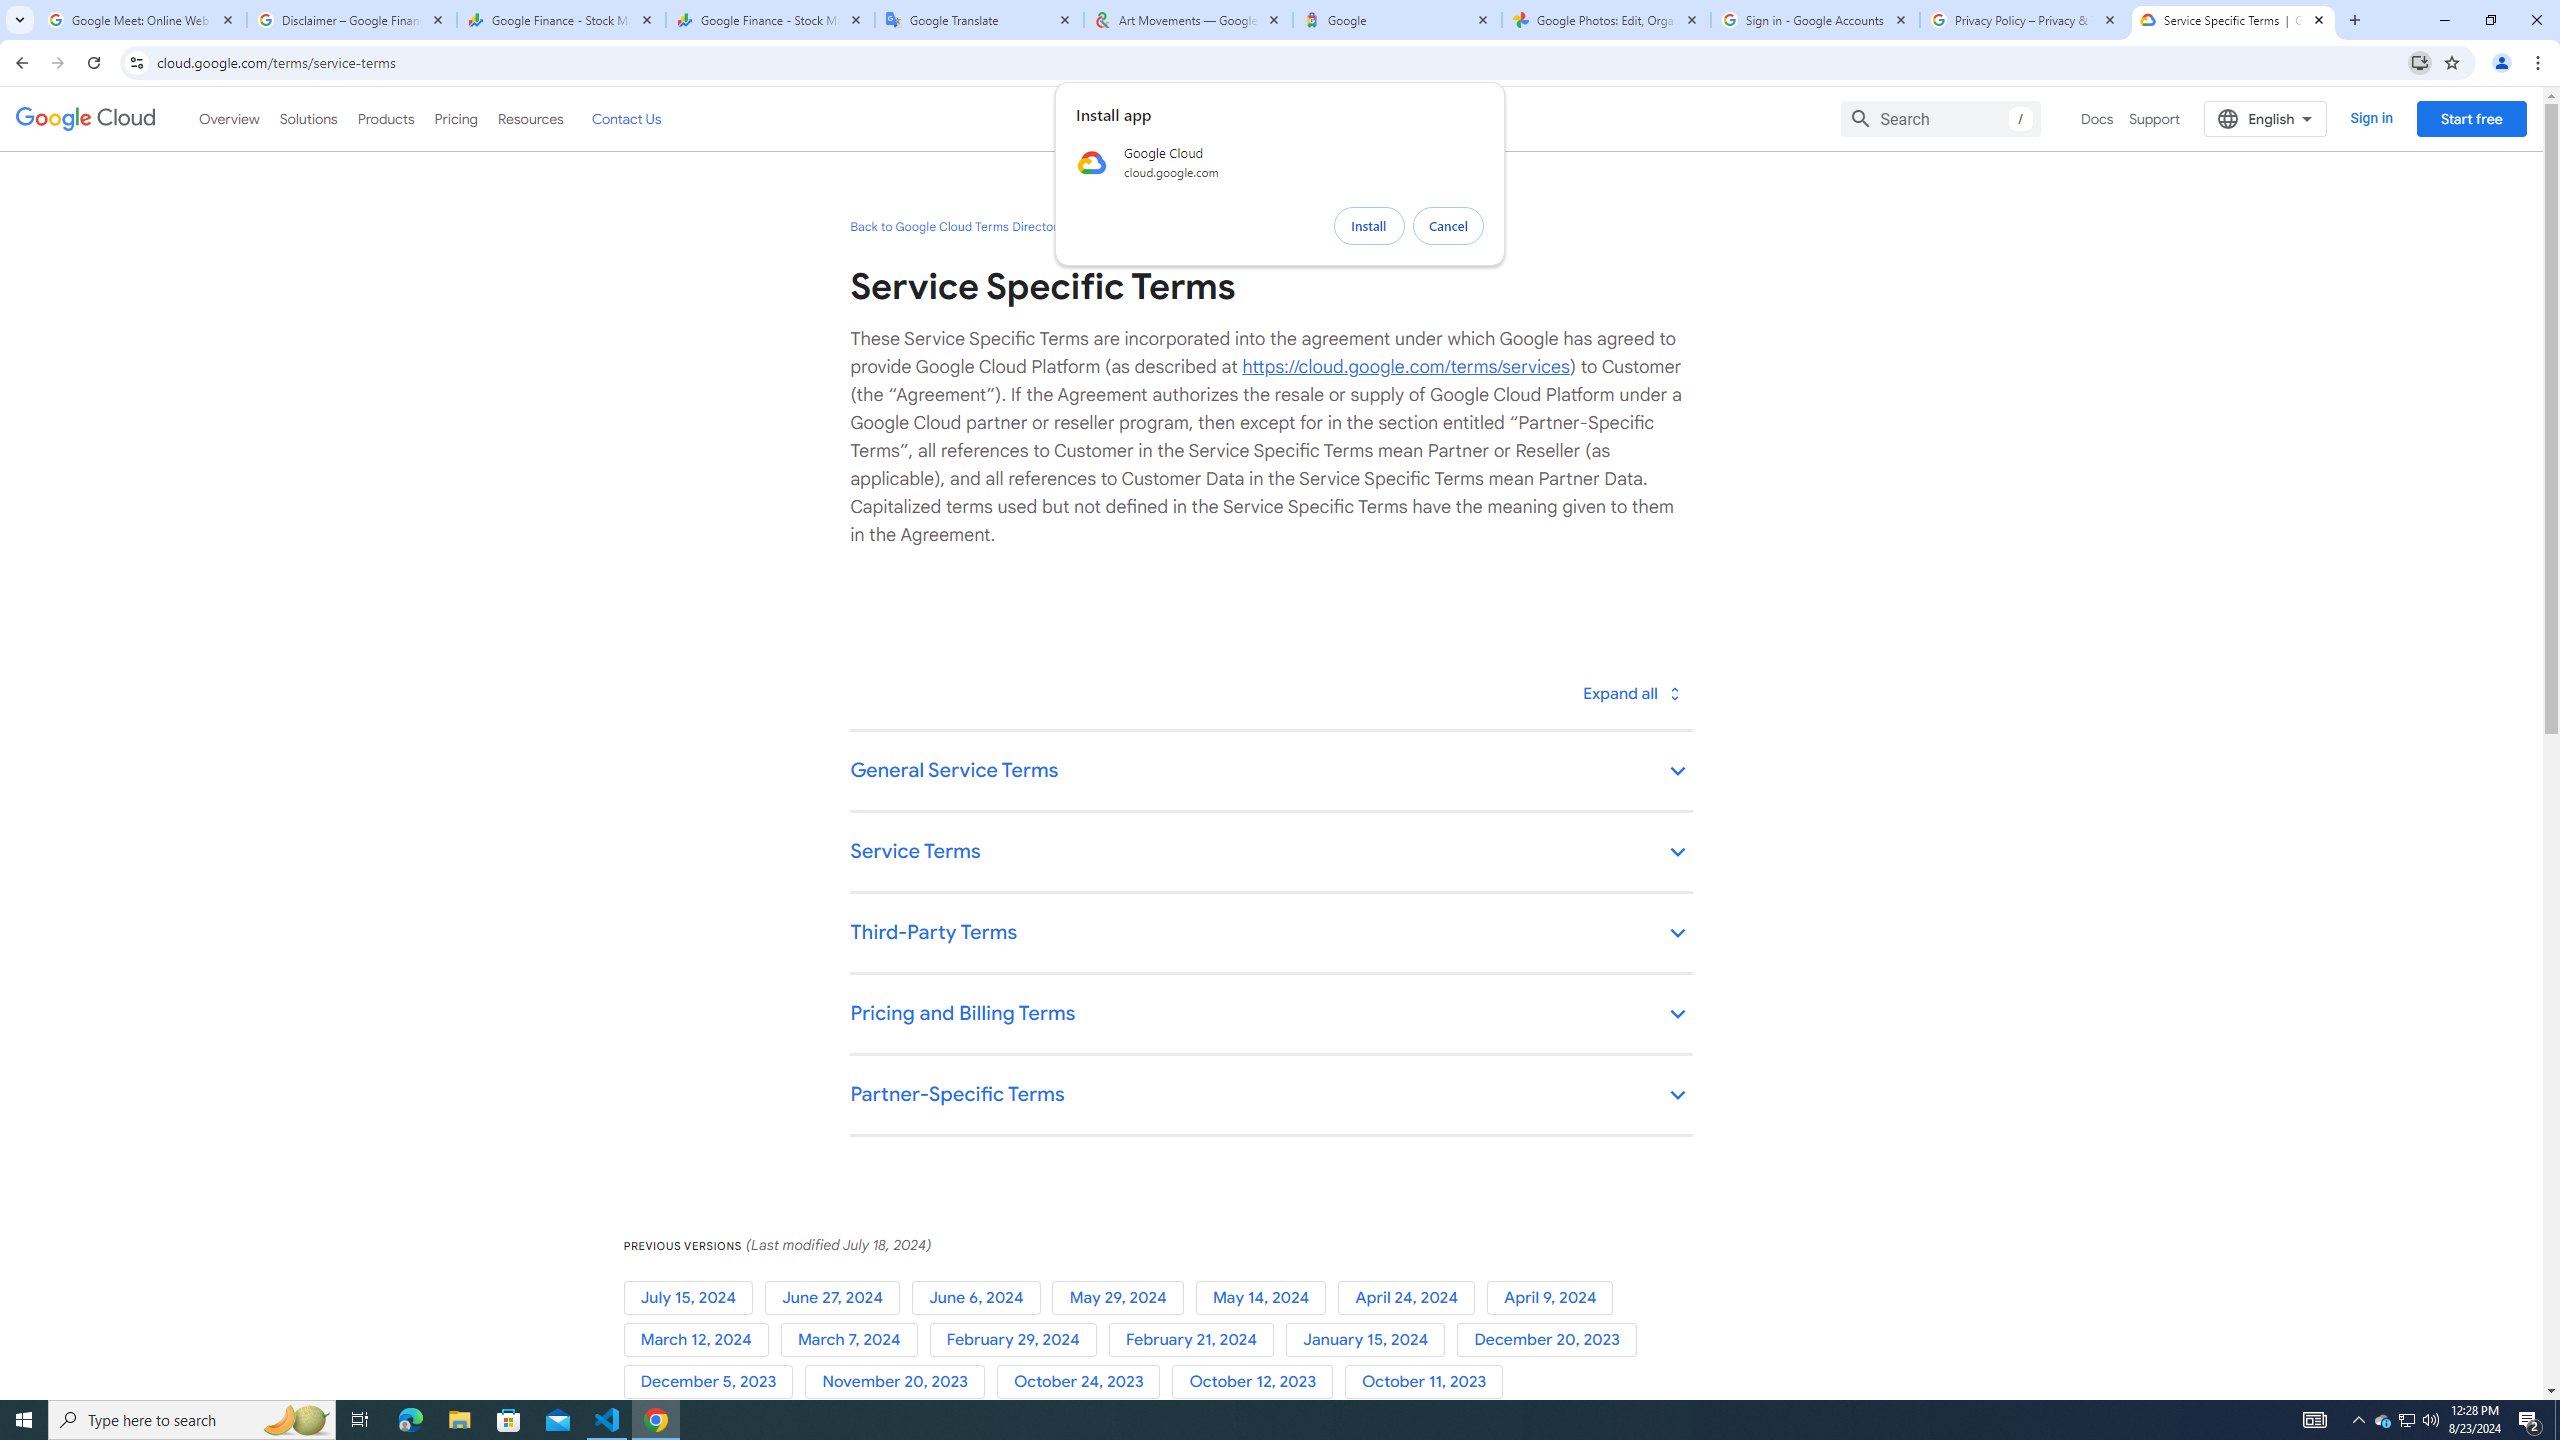  Describe the element at coordinates (1271, 1014) in the screenshot. I see `'Pricing and Billing Terms keyboard_arrow_down'` at that location.